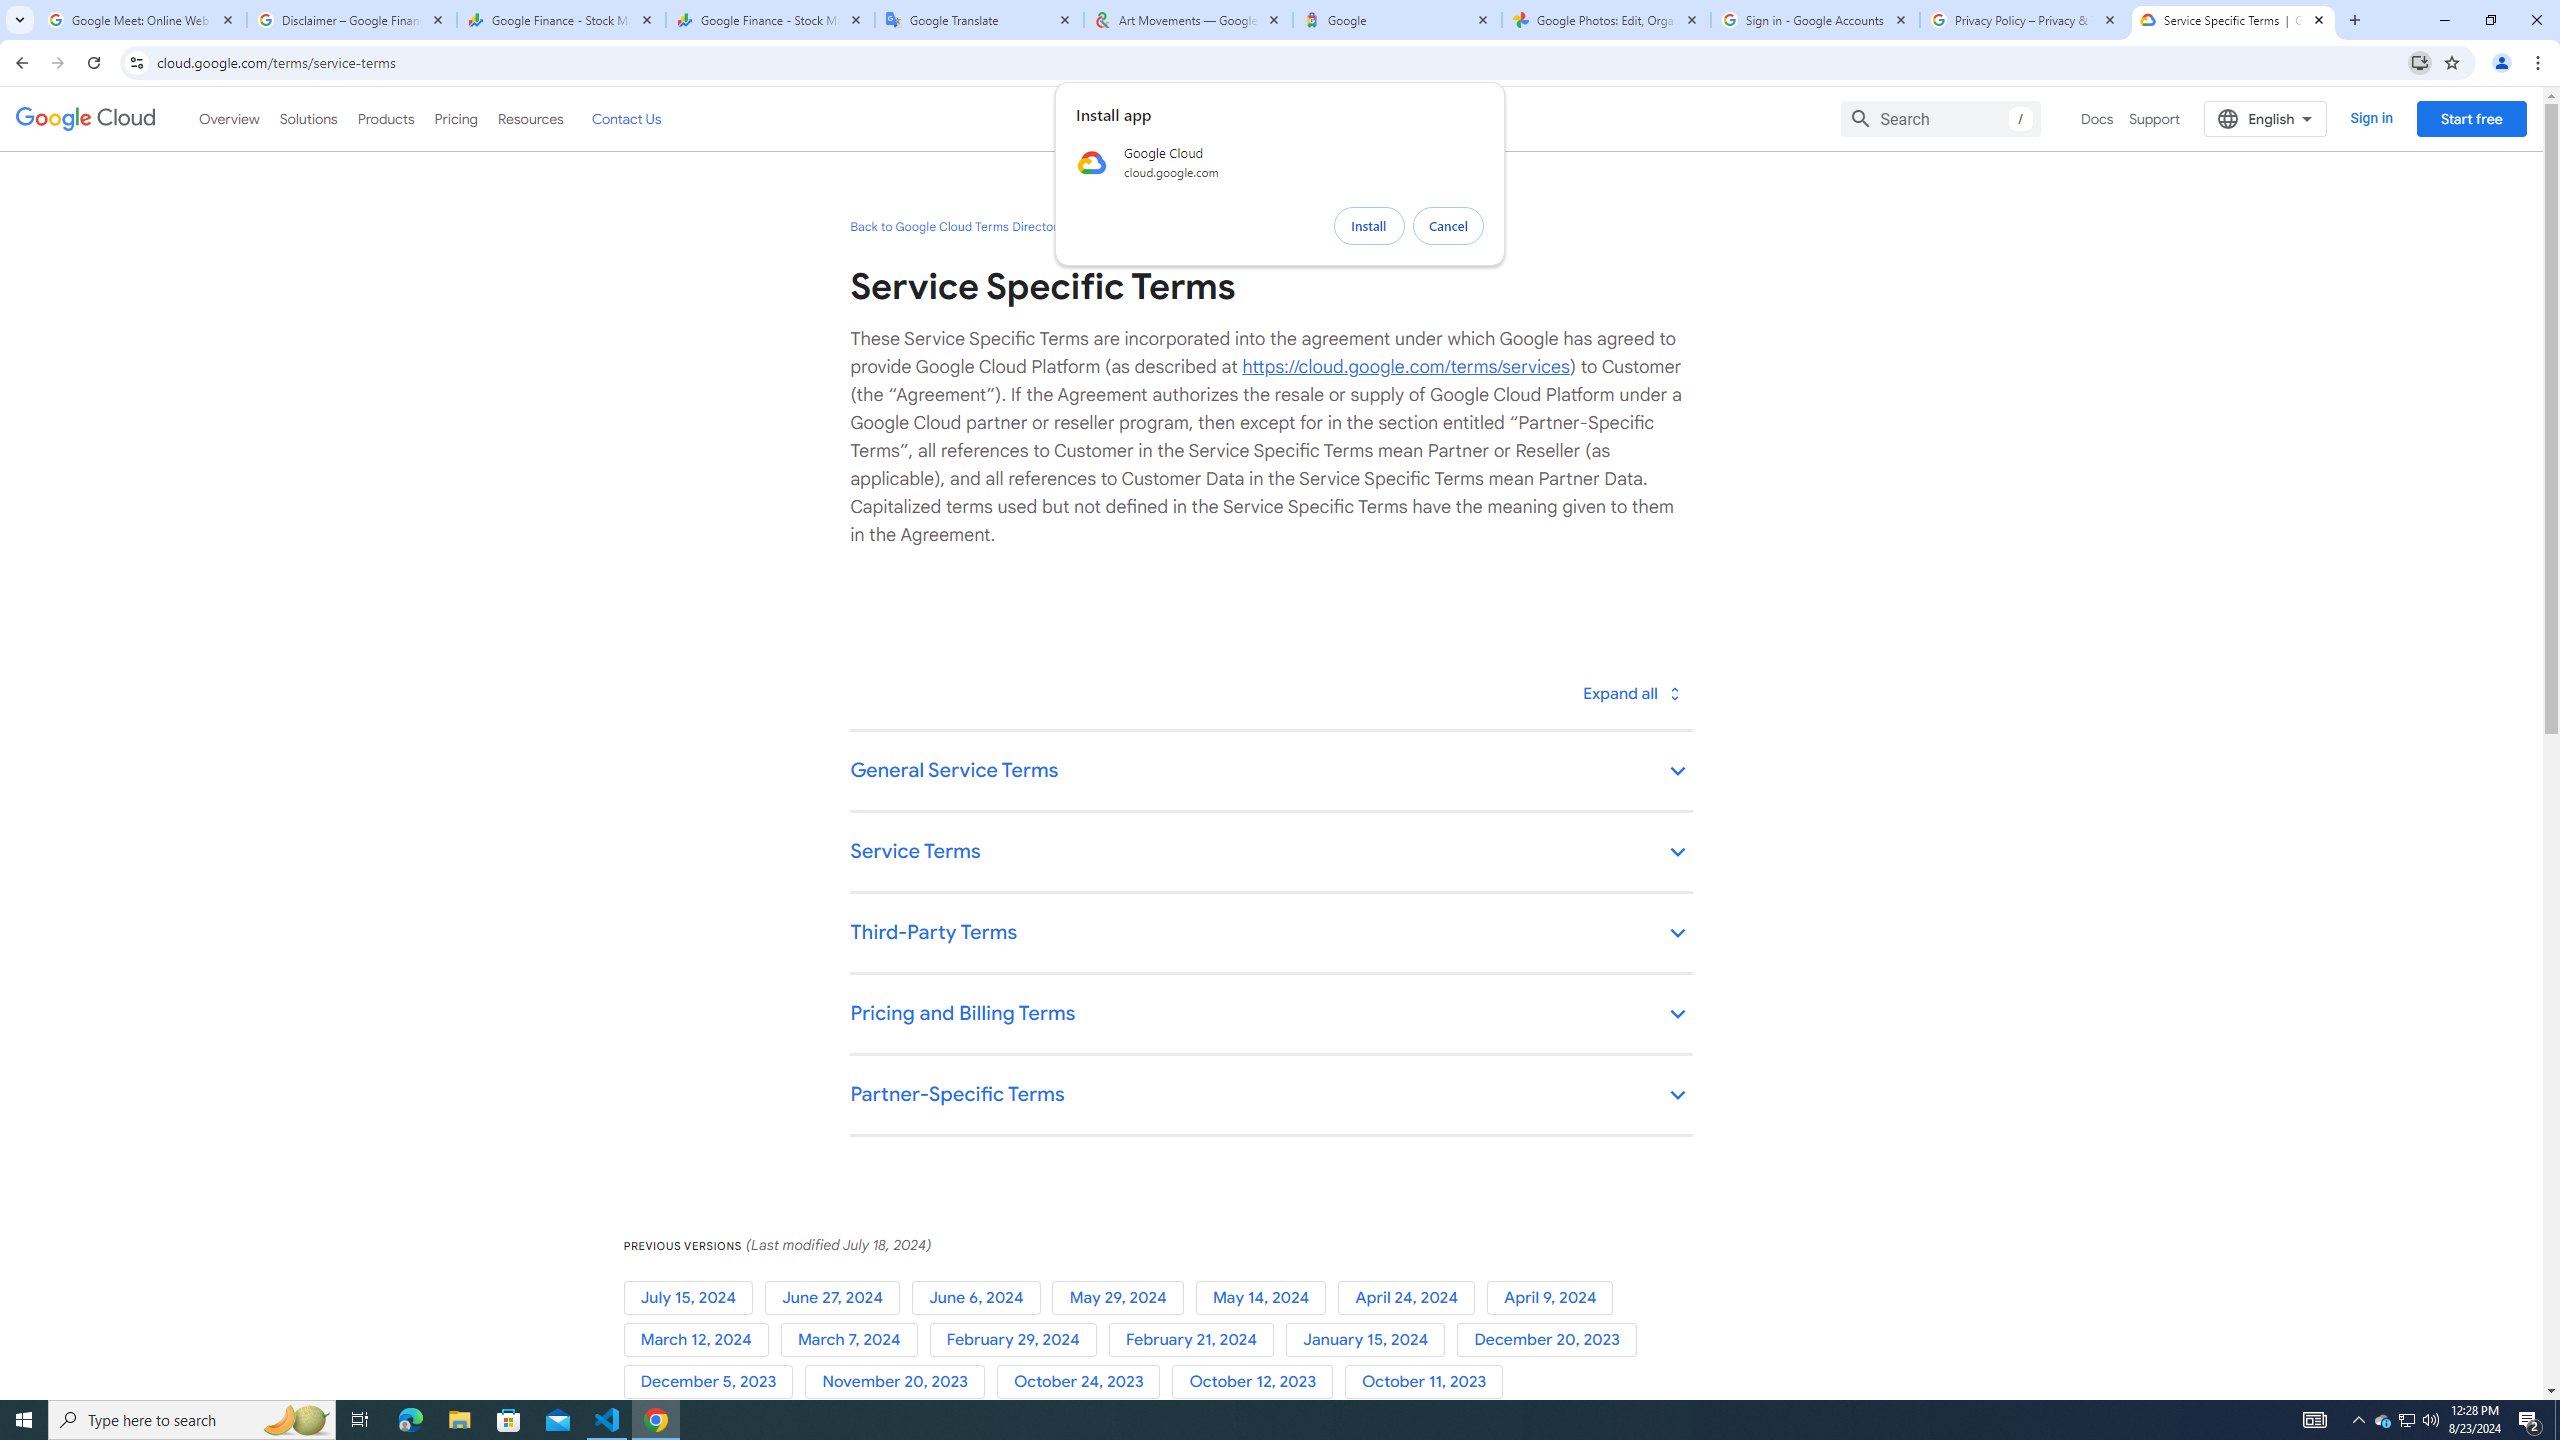  Describe the element at coordinates (1271, 1014) in the screenshot. I see `'Pricing and Billing Terms keyboard_arrow_down'` at that location.